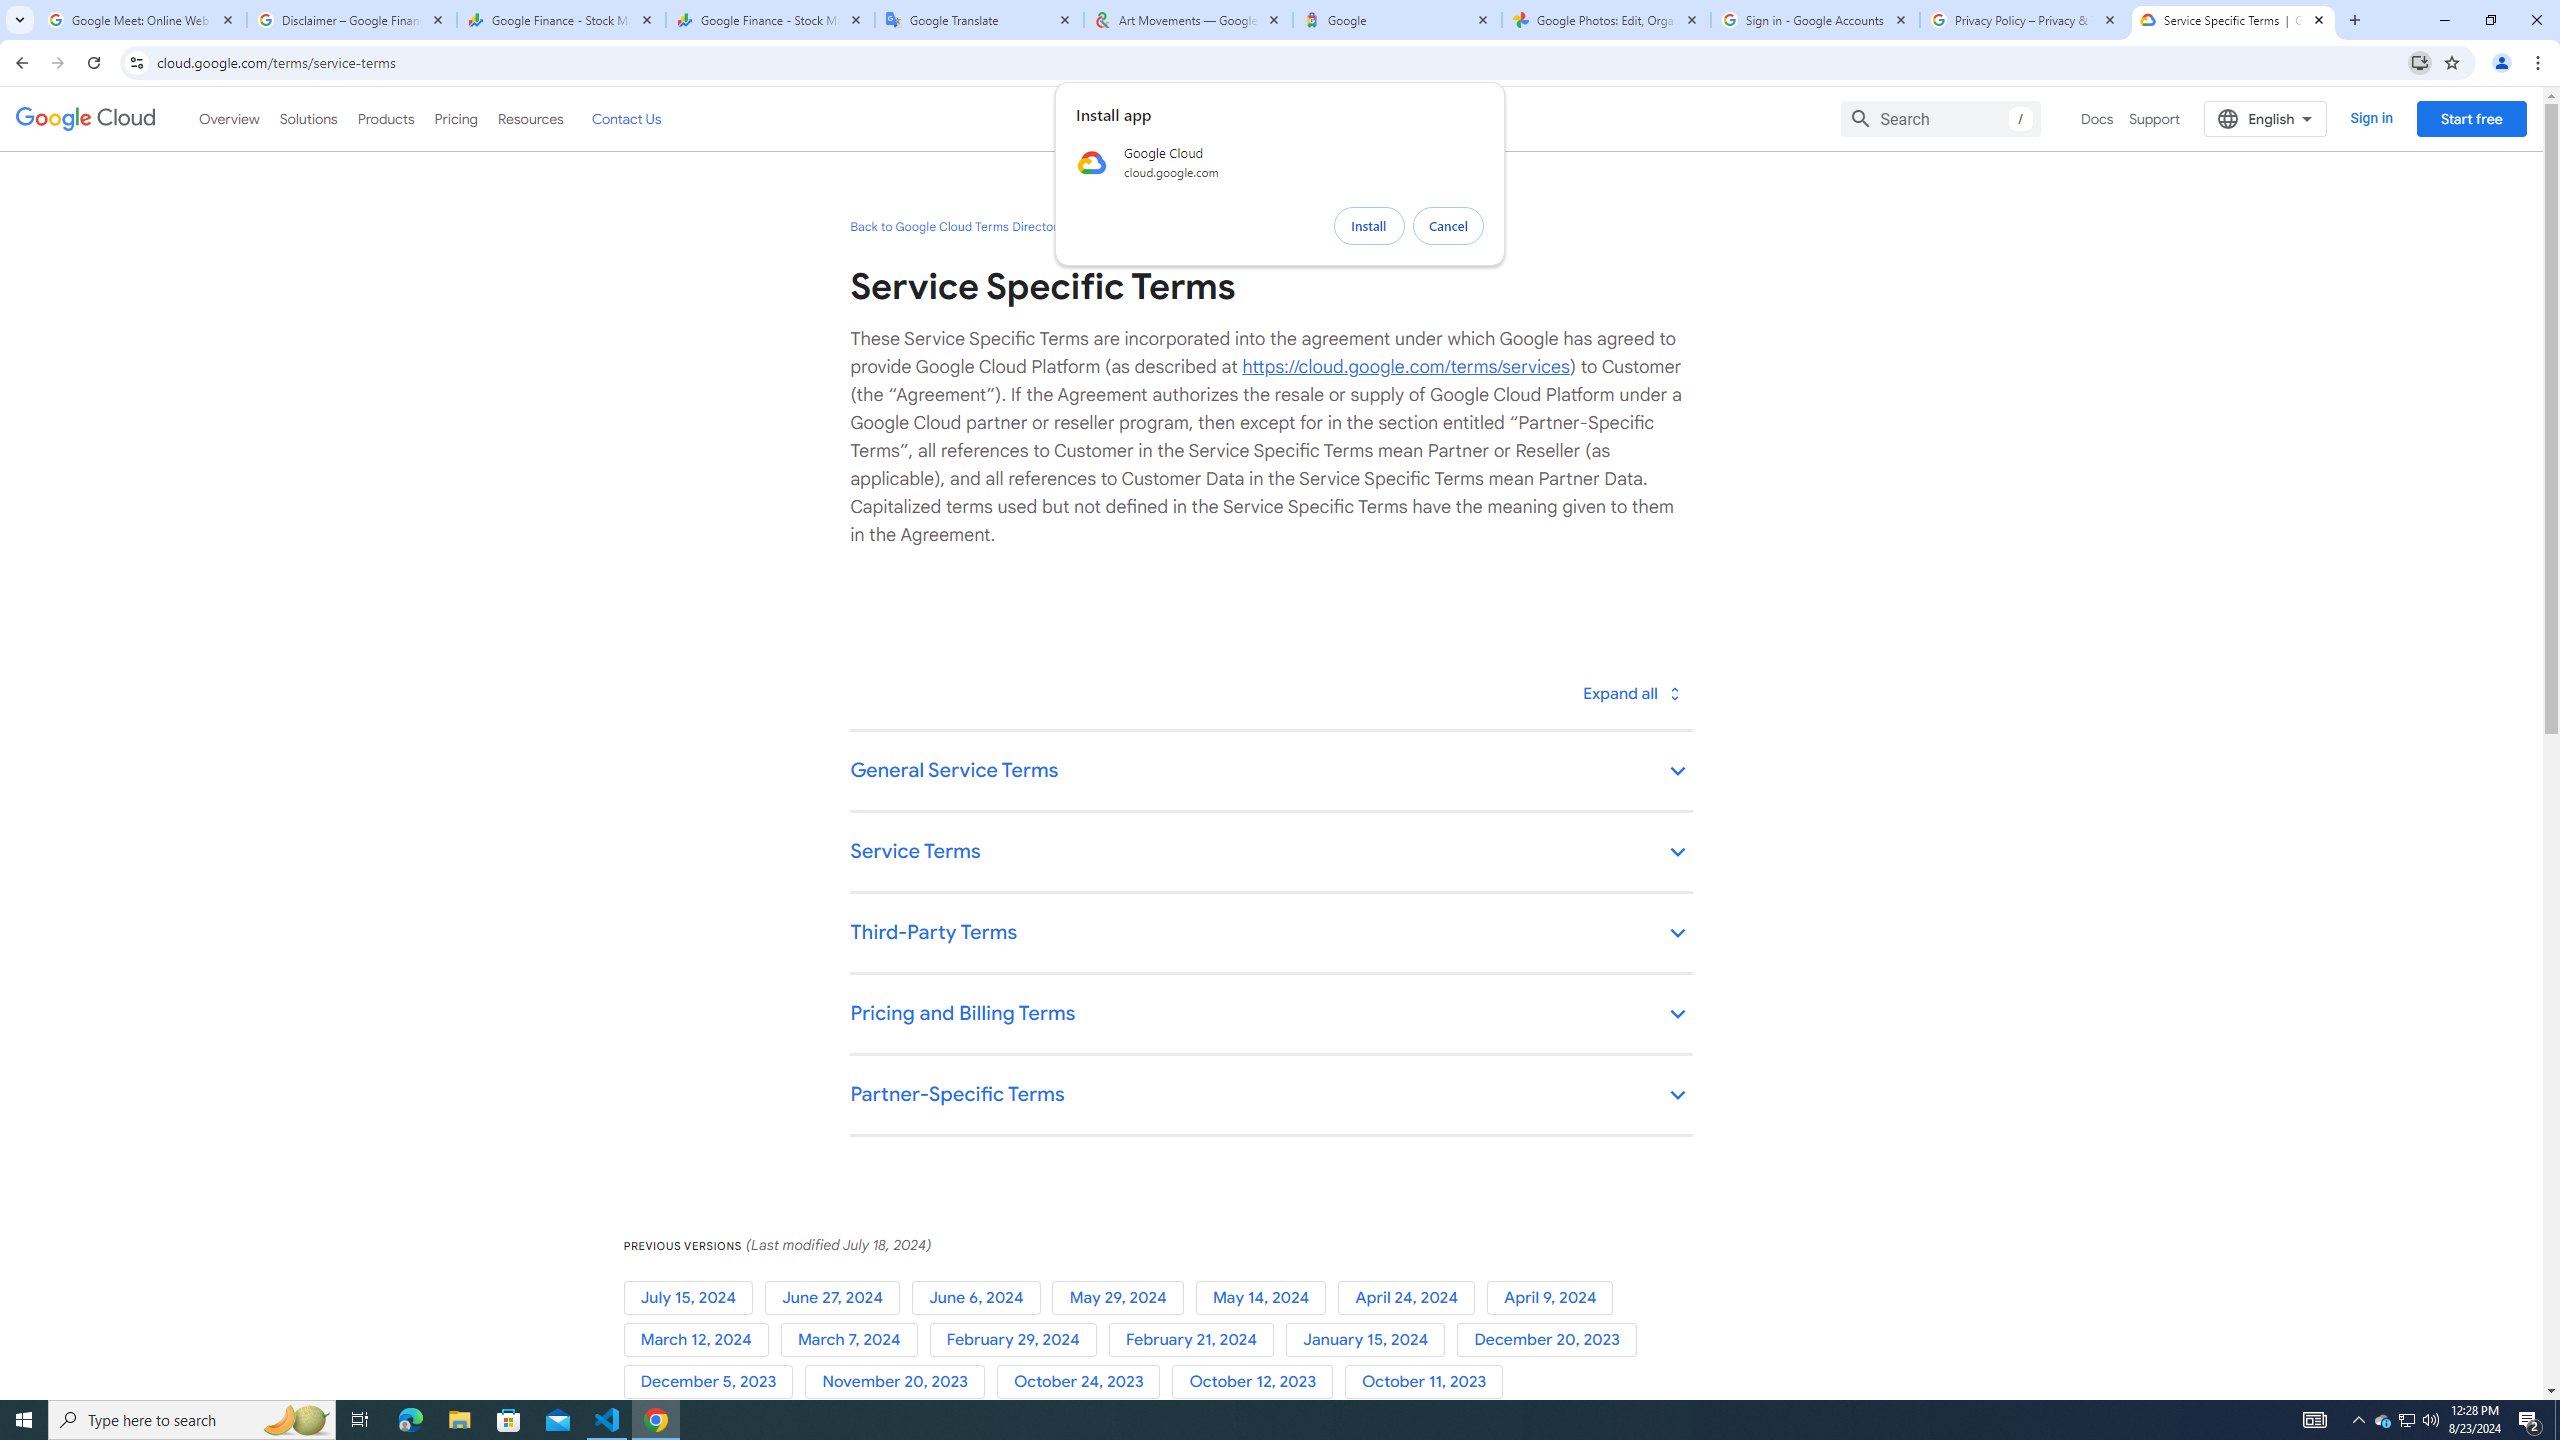  Describe the element at coordinates (1271, 1014) in the screenshot. I see `'Pricing and Billing Terms keyboard_arrow_down'` at that location.